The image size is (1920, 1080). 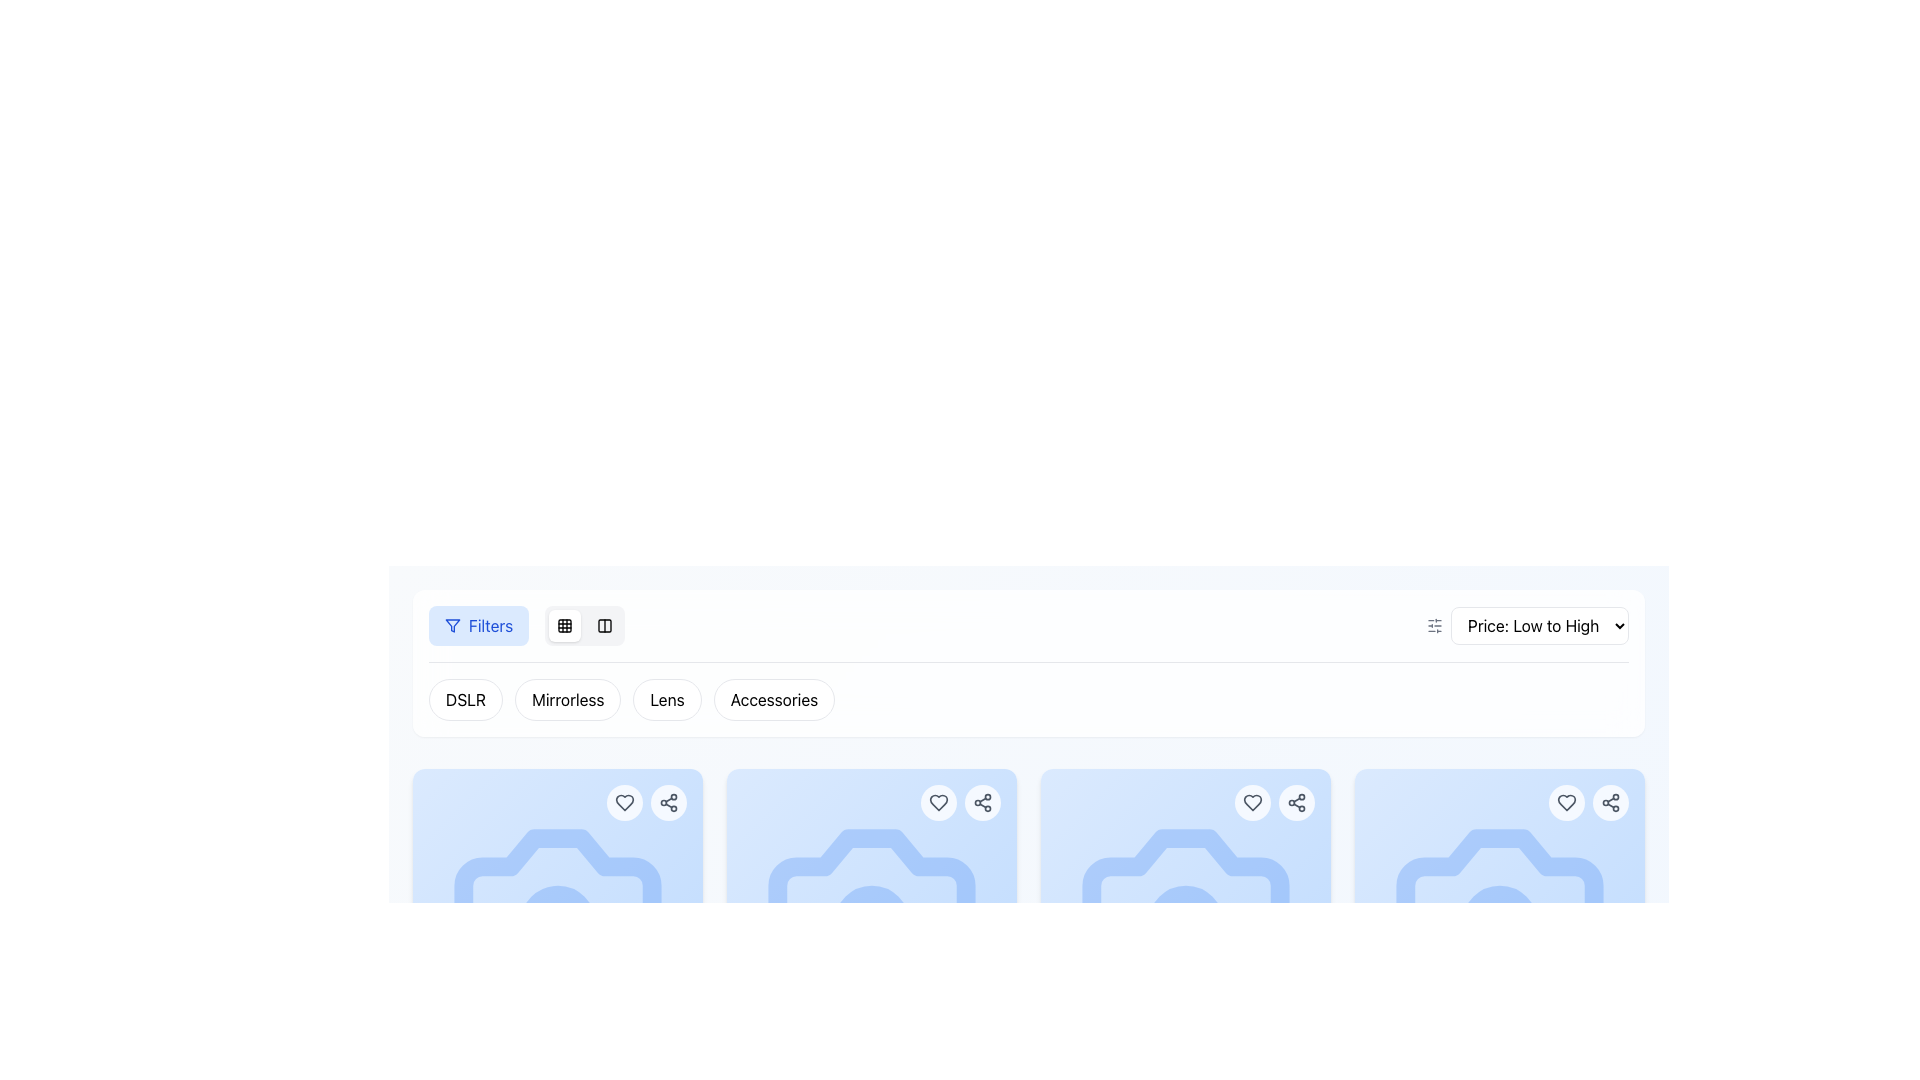 I want to click on the heart icon, which is a gray stroke-style vector graphic located, so click(x=623, y=801).